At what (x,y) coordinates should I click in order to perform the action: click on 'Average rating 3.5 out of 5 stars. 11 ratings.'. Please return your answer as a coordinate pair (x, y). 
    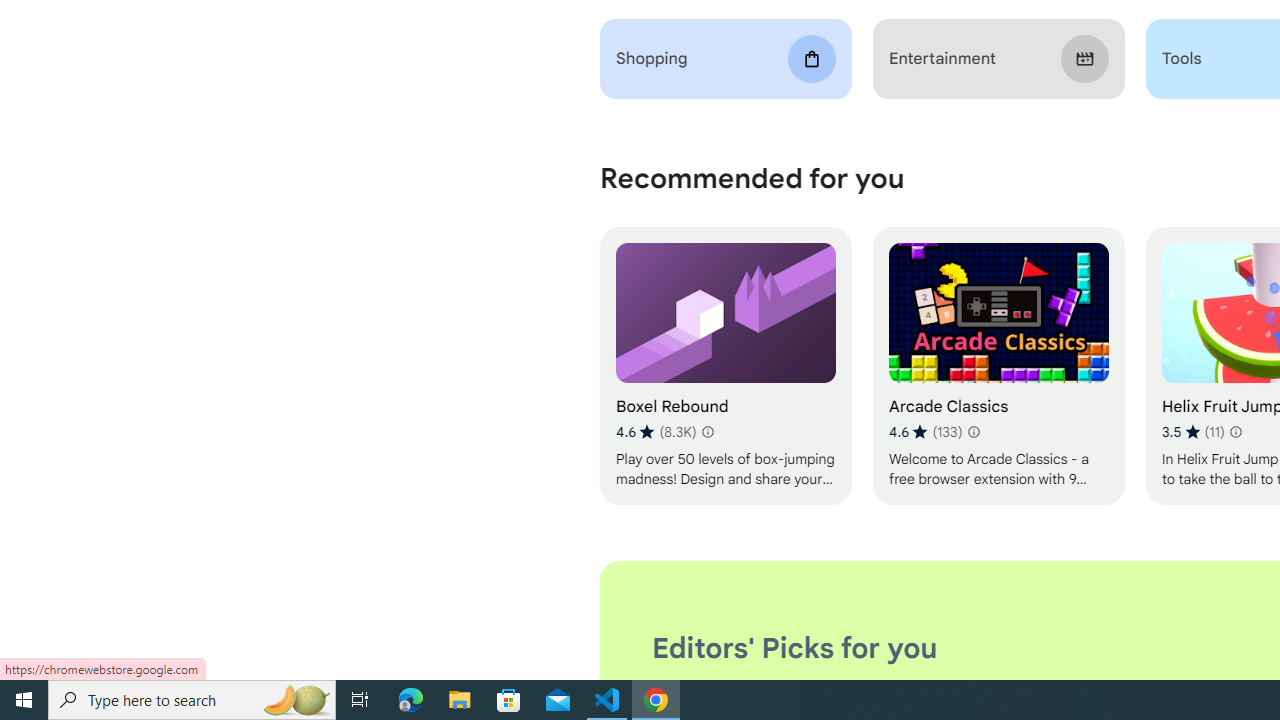
    Looking at the image, I should click on (1192, 431).